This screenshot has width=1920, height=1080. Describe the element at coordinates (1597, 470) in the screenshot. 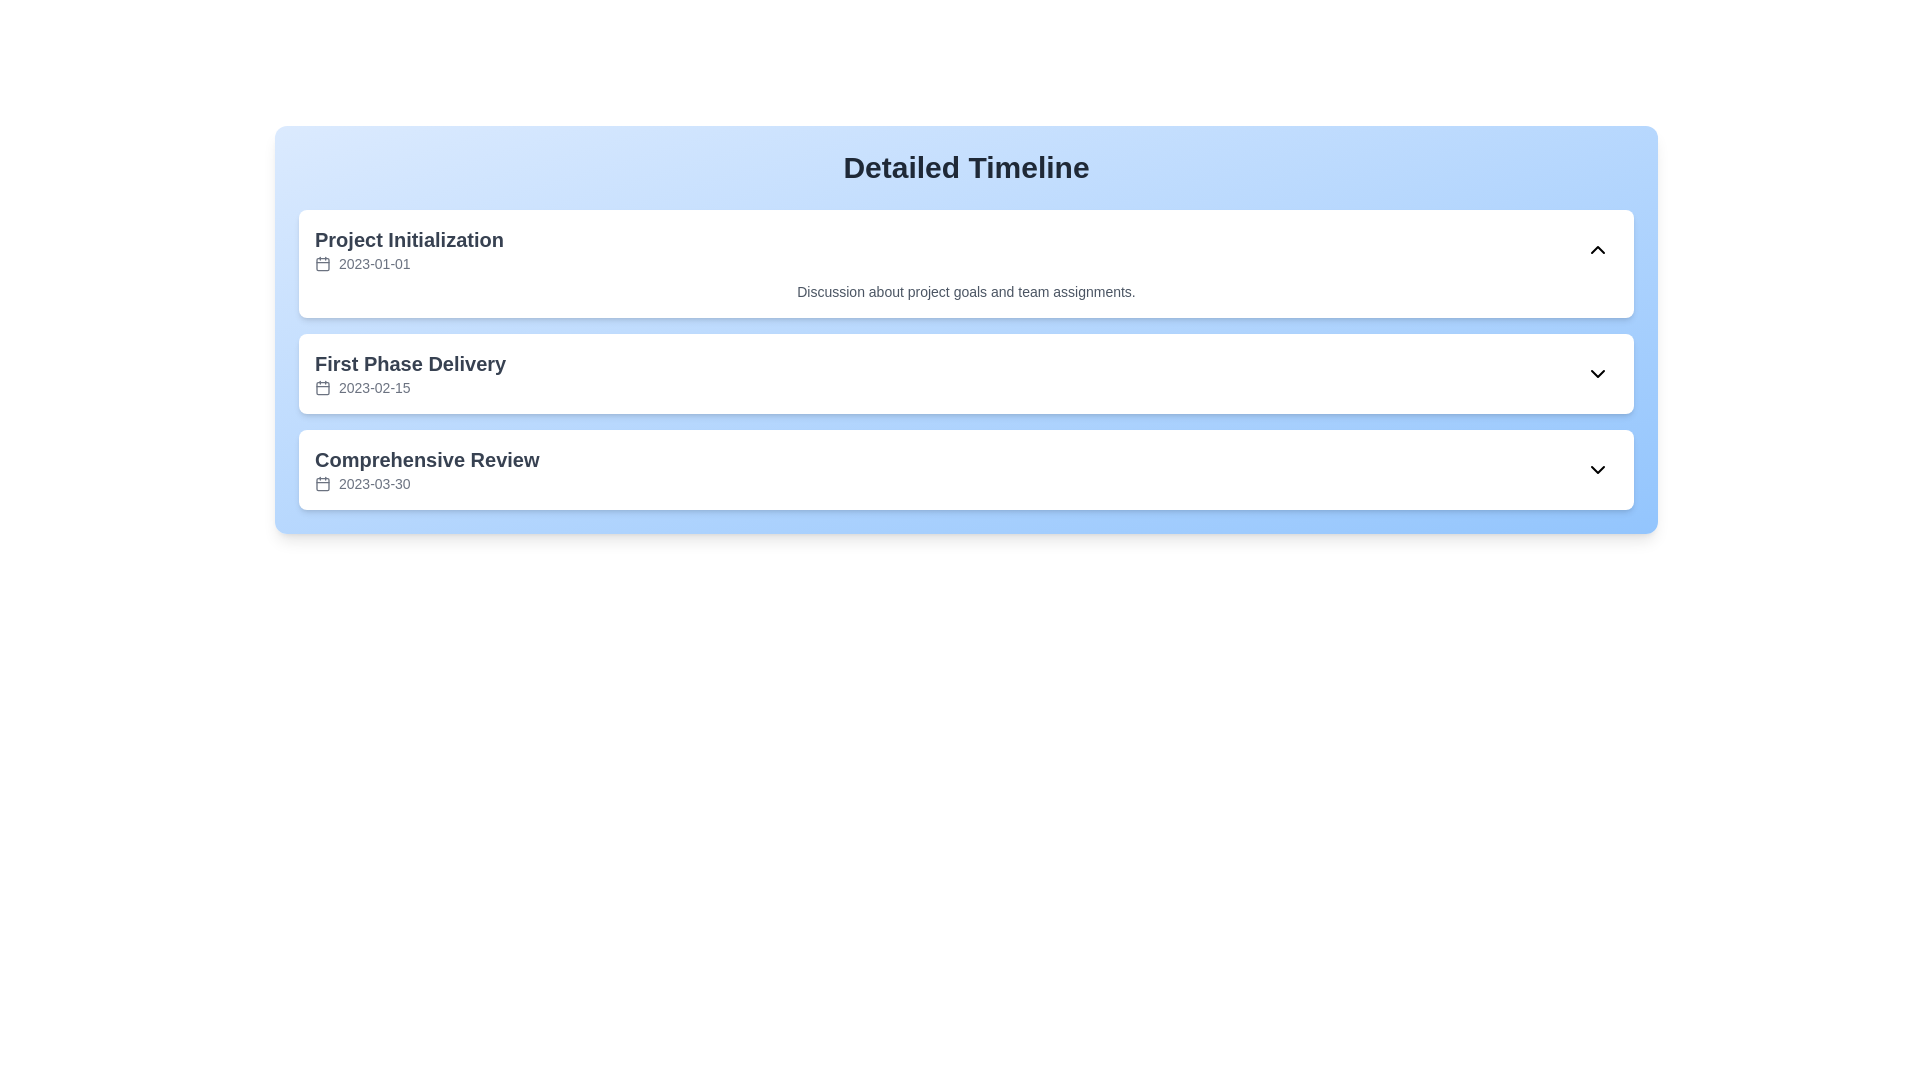

I see `the downward-facing chevron icon indicating expandable or collapsible content for the 'Comprehensive Review' entry in the detailed timeline section` at that location.